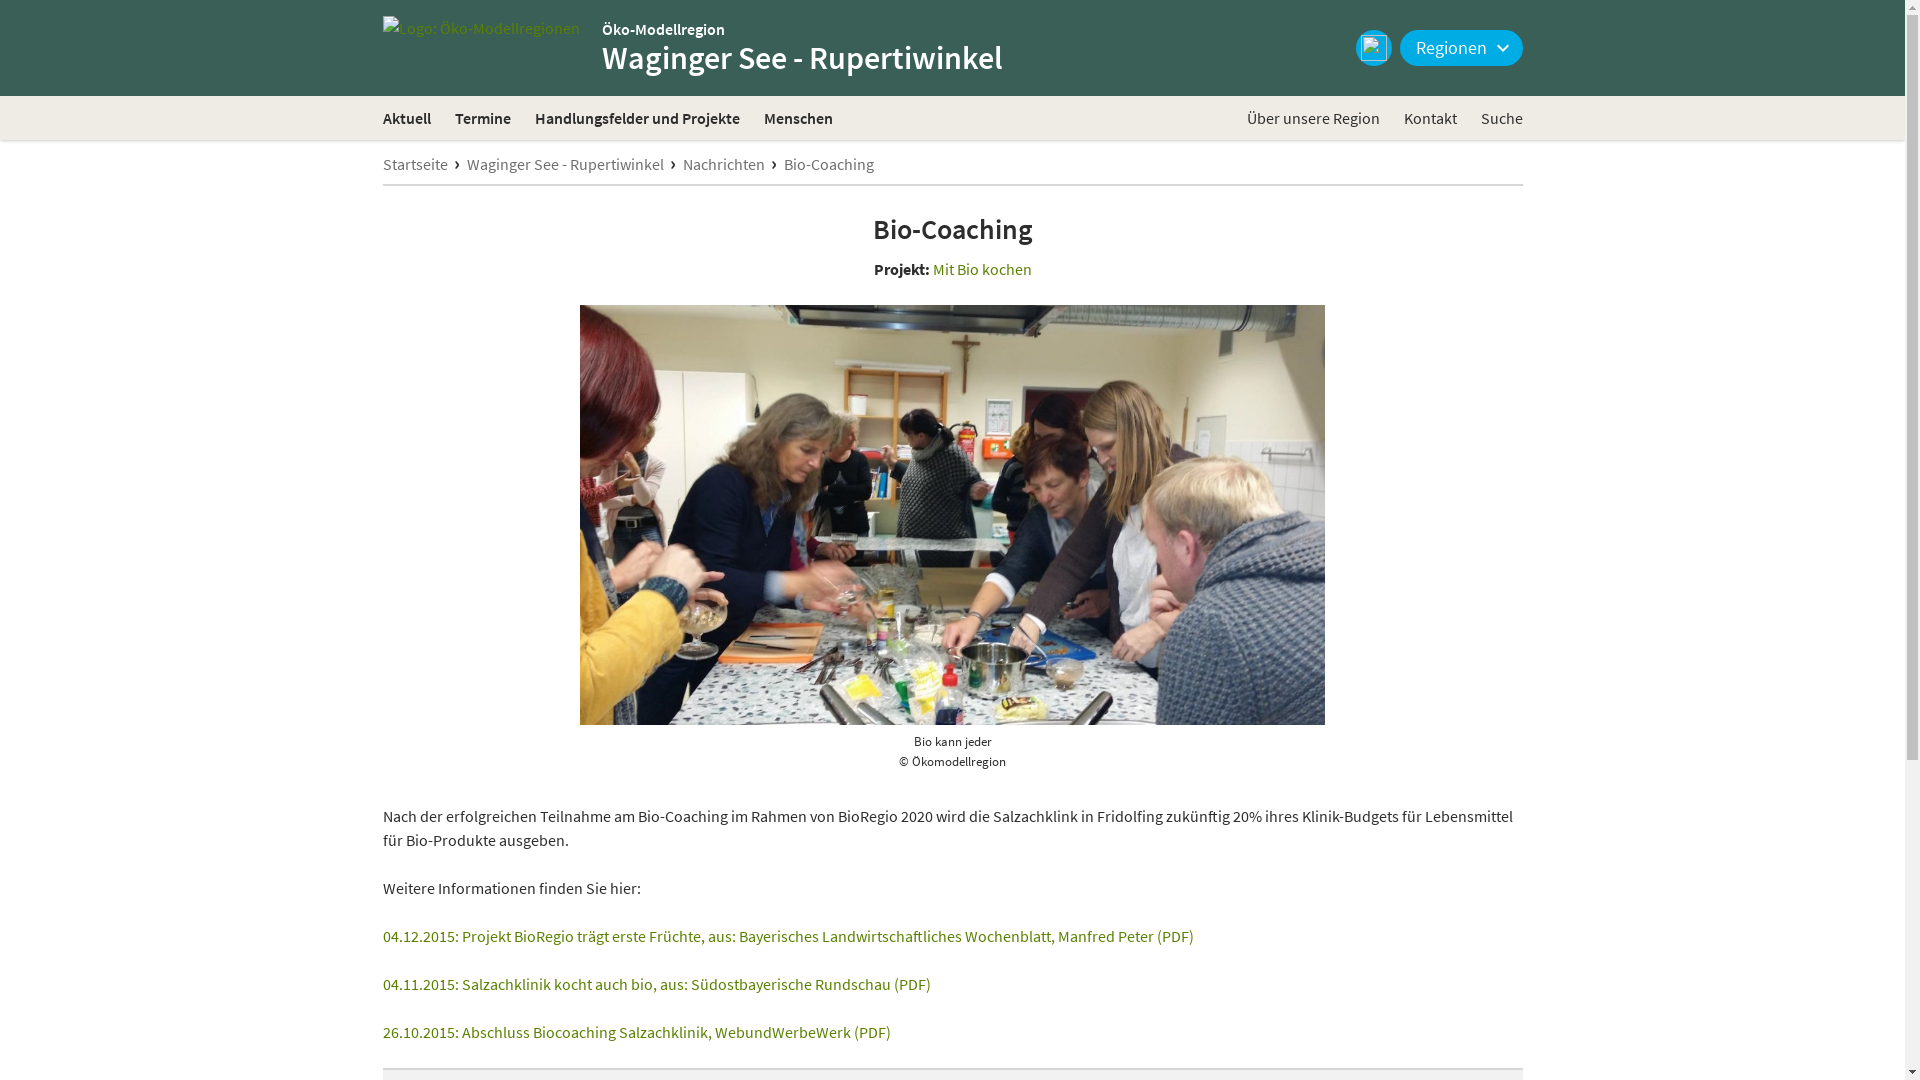 The height and width of the screenshot is (1080, 1920). Describe the element at coordinates (413, 163) in the screenshot. I see `'Startseite'` at that location.